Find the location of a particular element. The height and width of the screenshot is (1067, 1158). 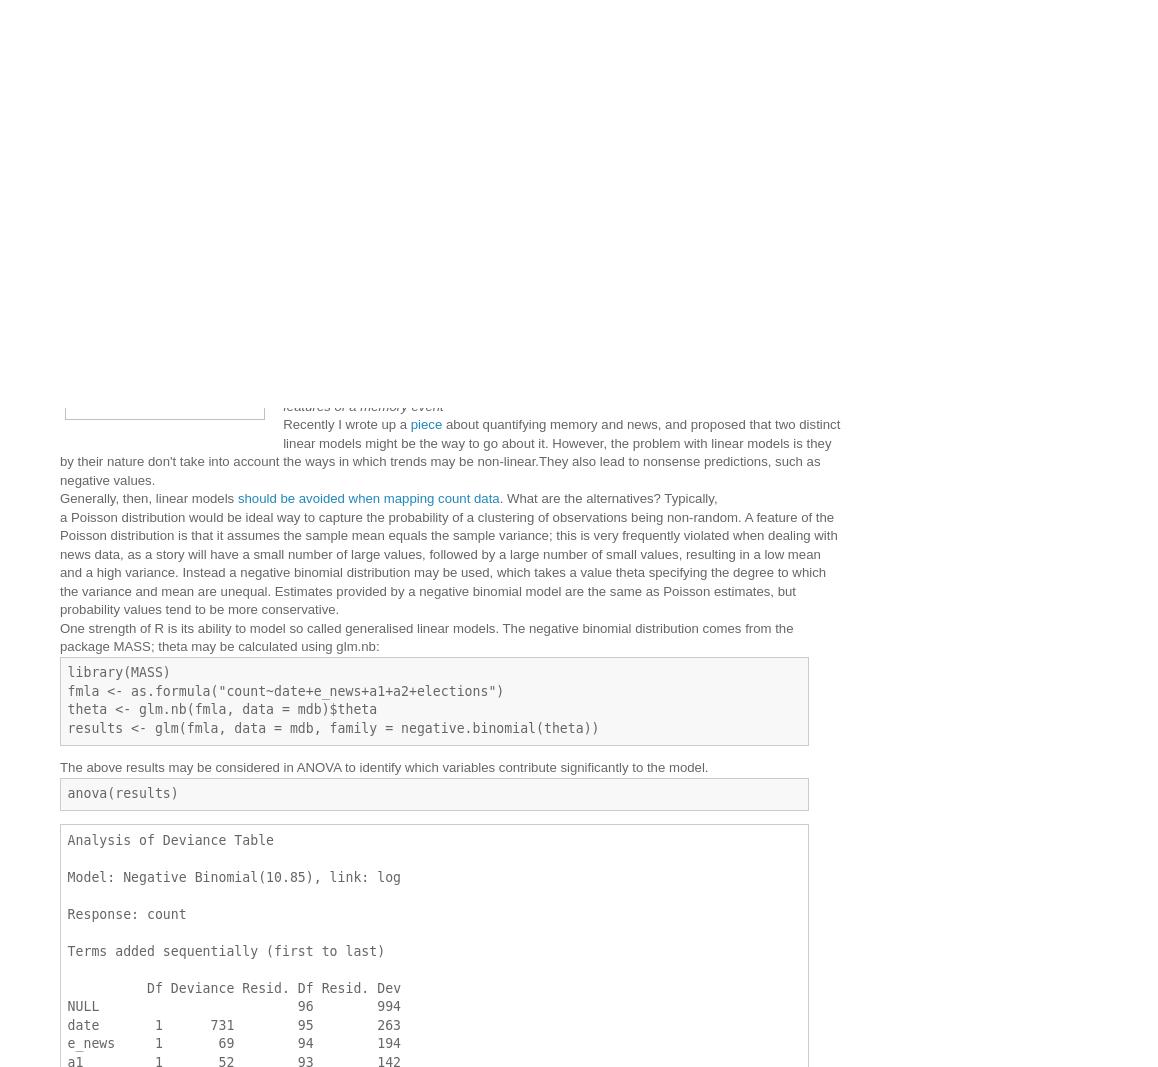

'HOME' is located at coordinates (440, 183).